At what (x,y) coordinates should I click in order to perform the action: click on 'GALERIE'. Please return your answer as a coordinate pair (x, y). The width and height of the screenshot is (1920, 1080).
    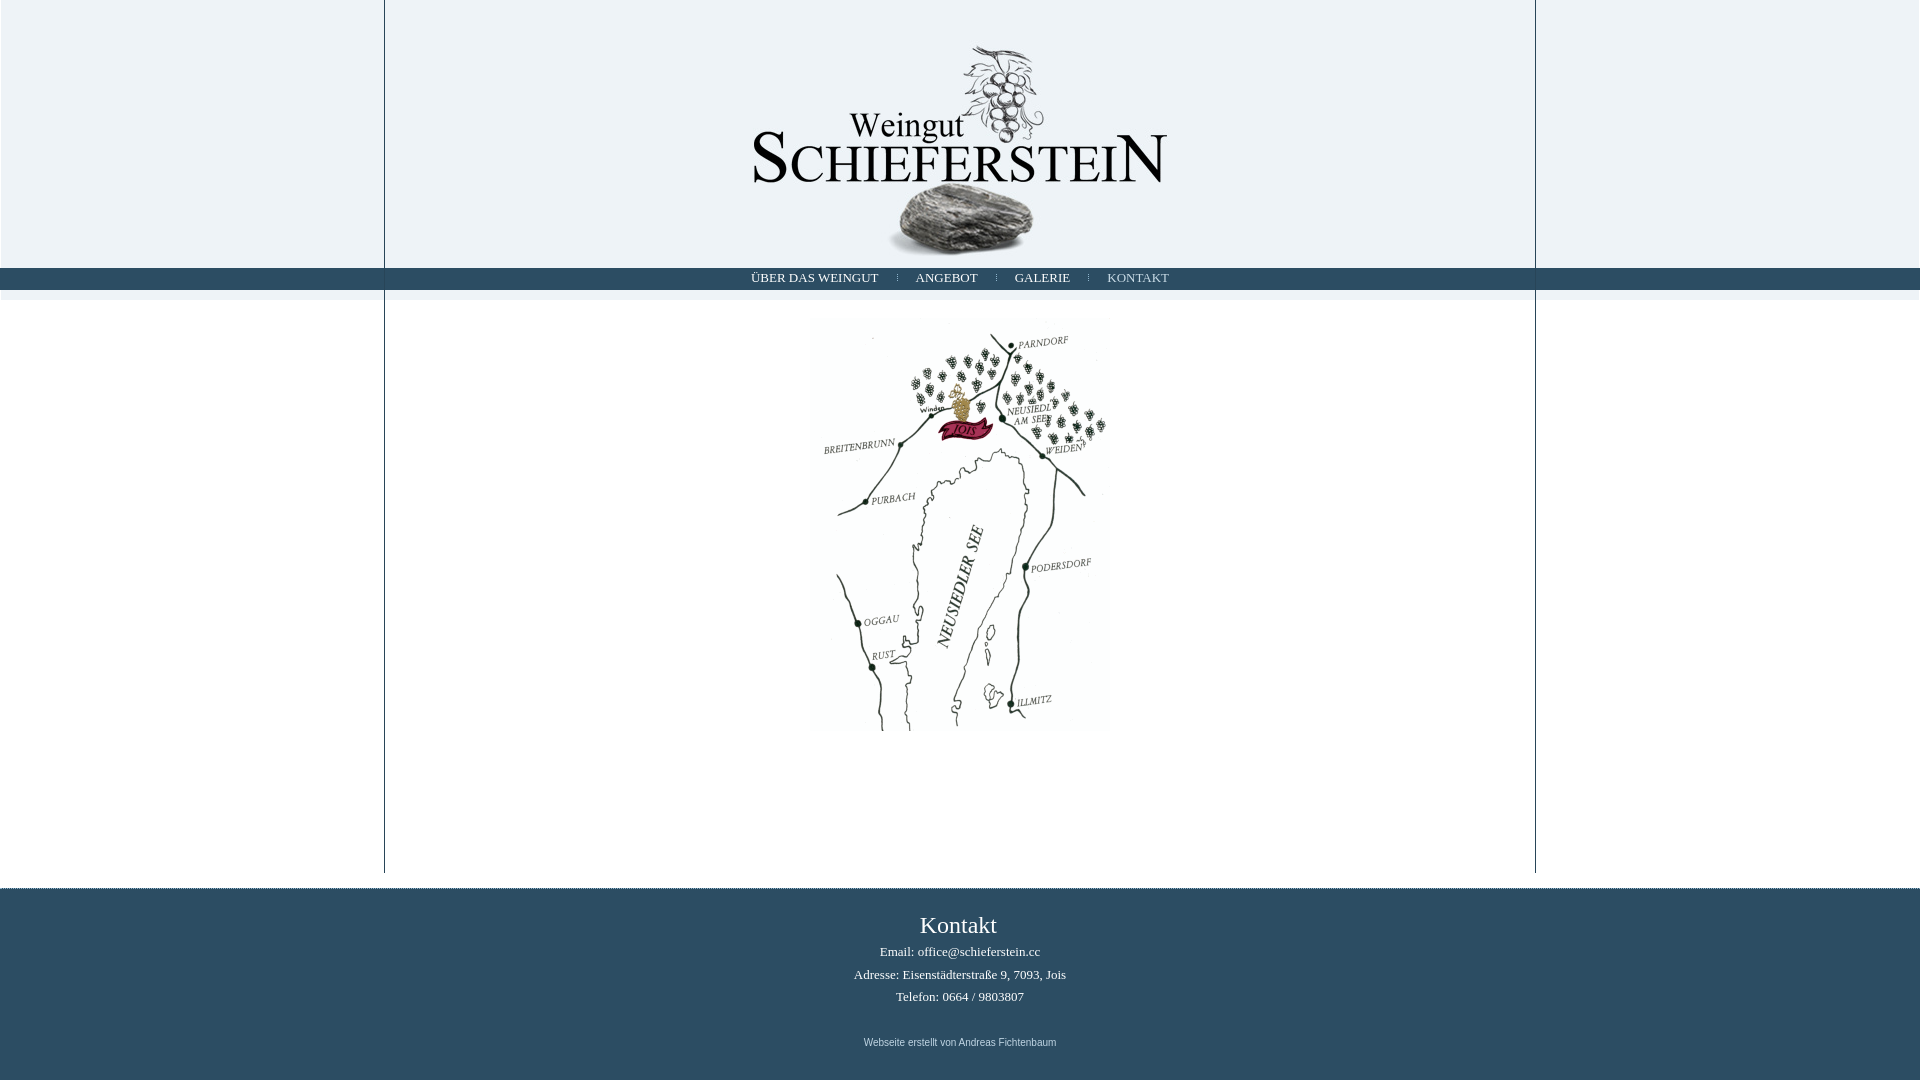
    Looking at the image, I should click on (1041, 277).